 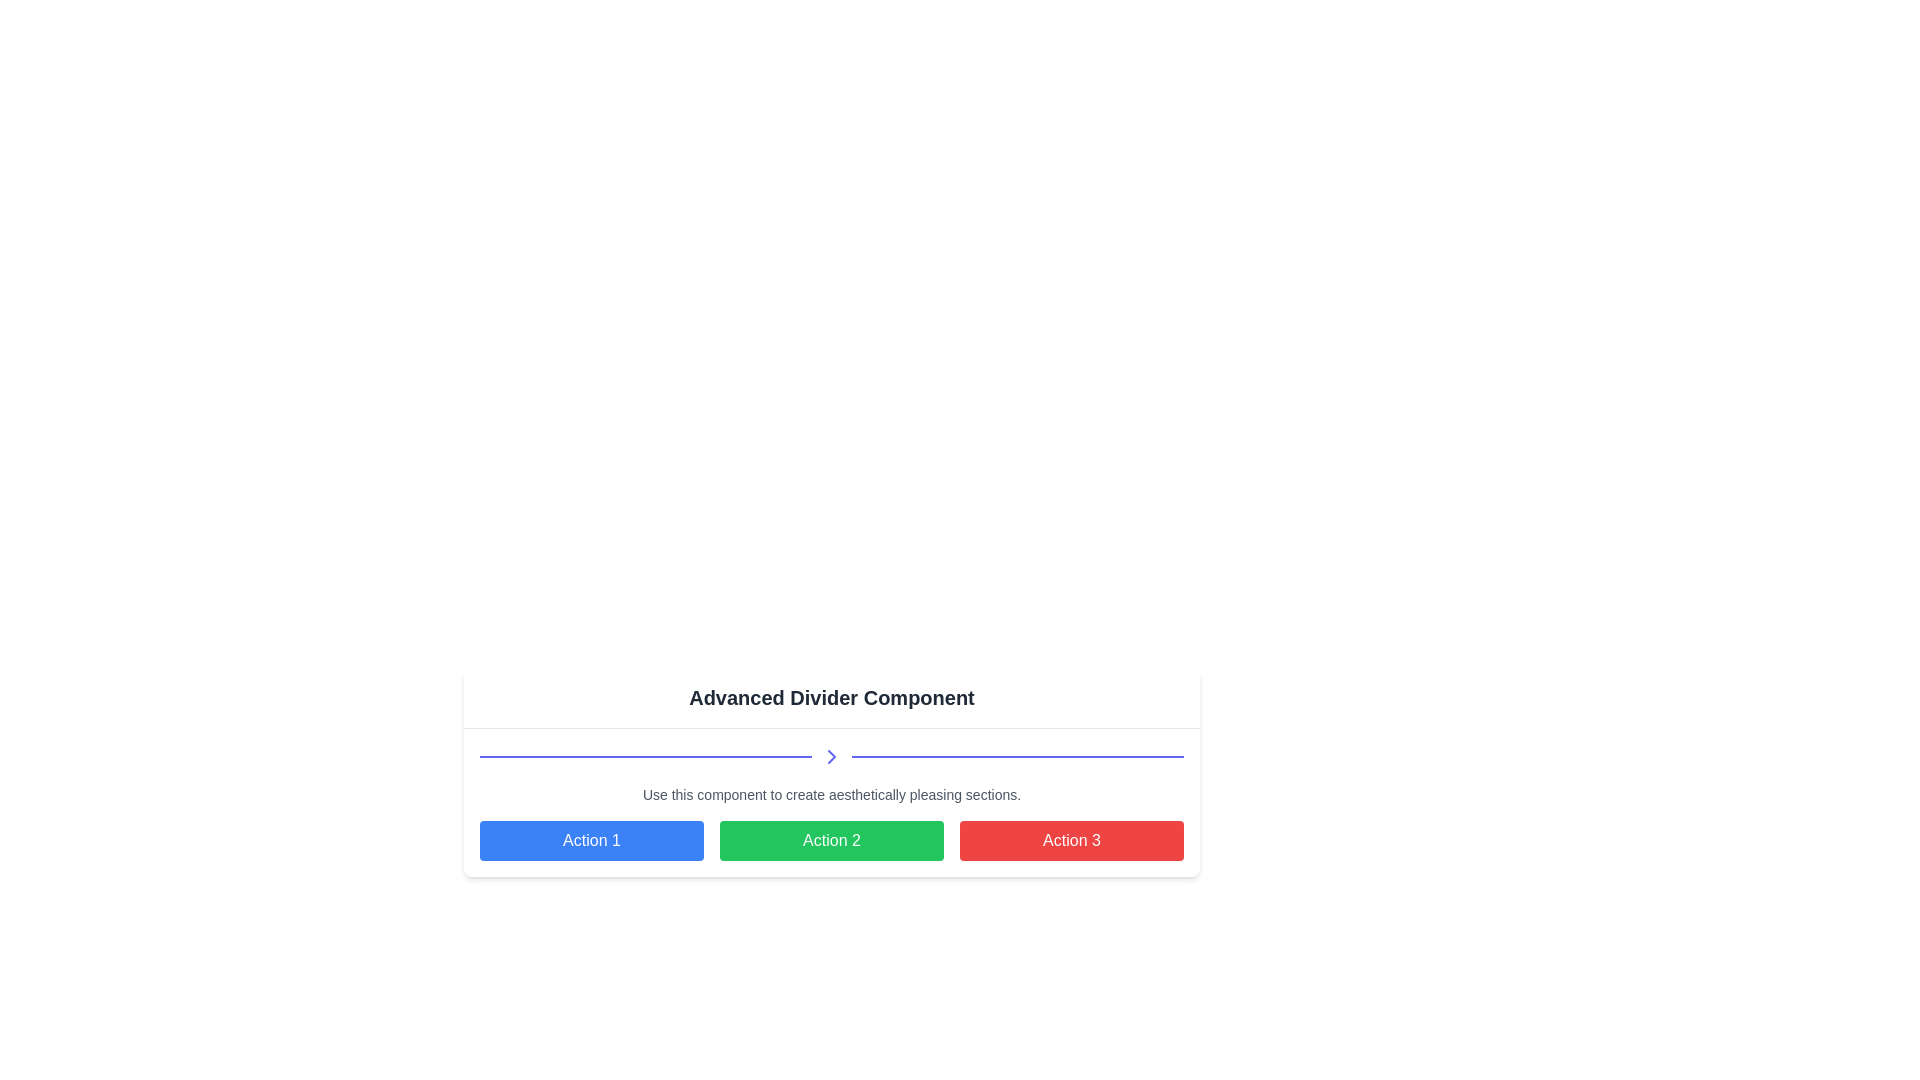 What do you see at coordinates (831, 756) in the screenshot?
I see `the right-facing indigo chevron icon located between two horizontal indigo lines` at bounding box center [831, 756].